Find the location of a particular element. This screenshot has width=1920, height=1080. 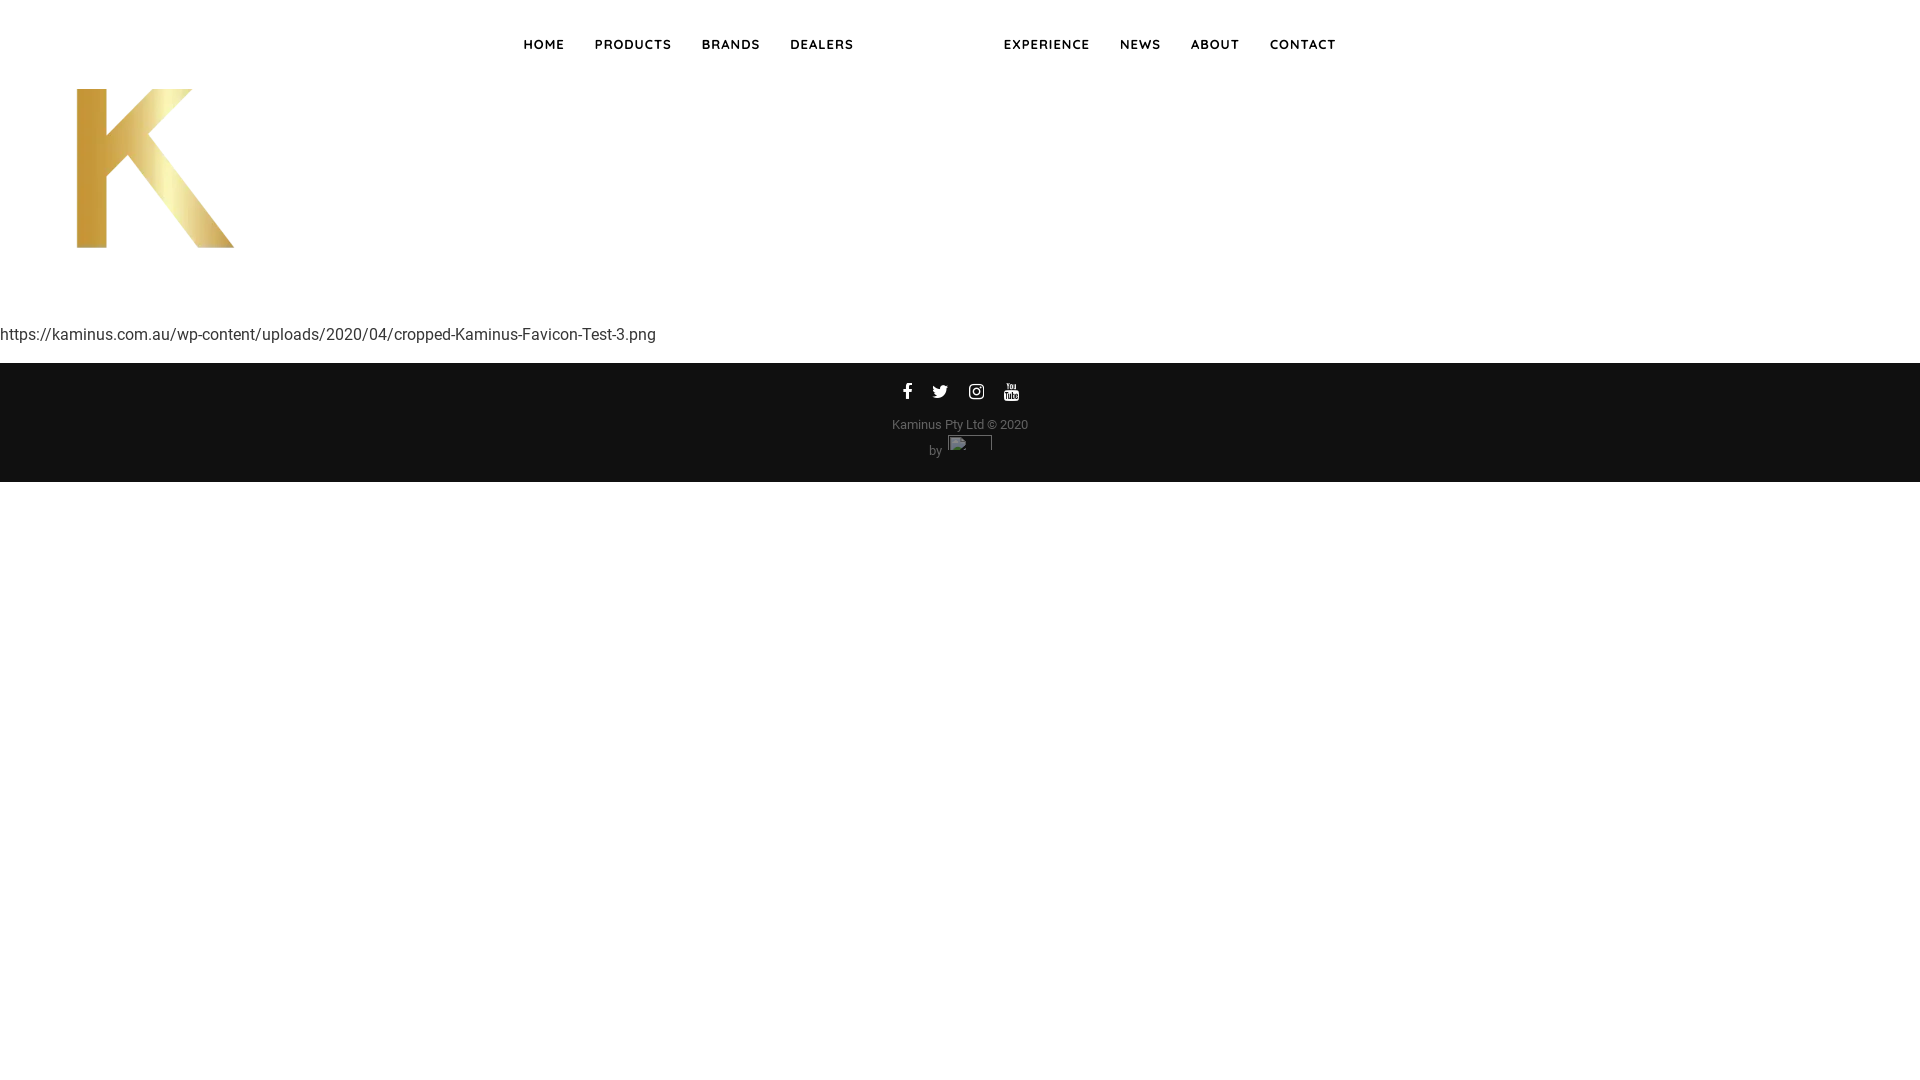

'Twitter' is located at coordinates (920, 395).